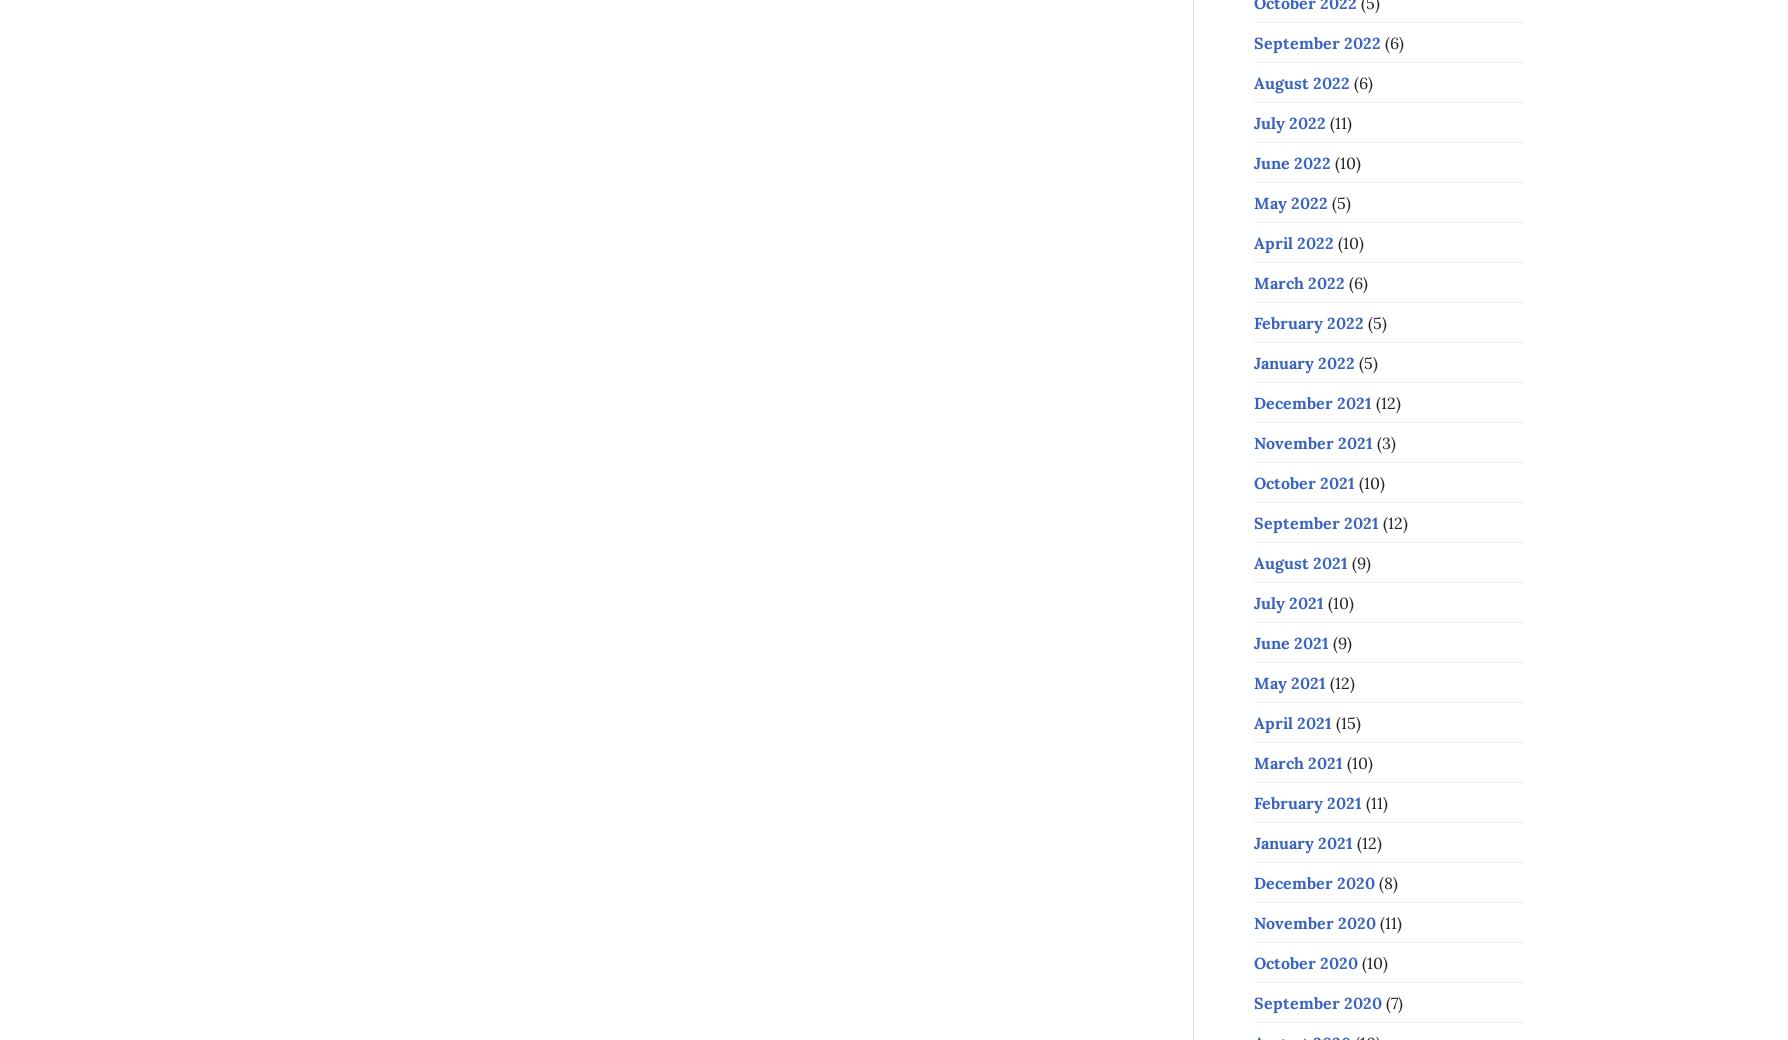  Describe the element at coordinates (1316, 1002) in the screenshot. I see `'September 2020'` at that location.